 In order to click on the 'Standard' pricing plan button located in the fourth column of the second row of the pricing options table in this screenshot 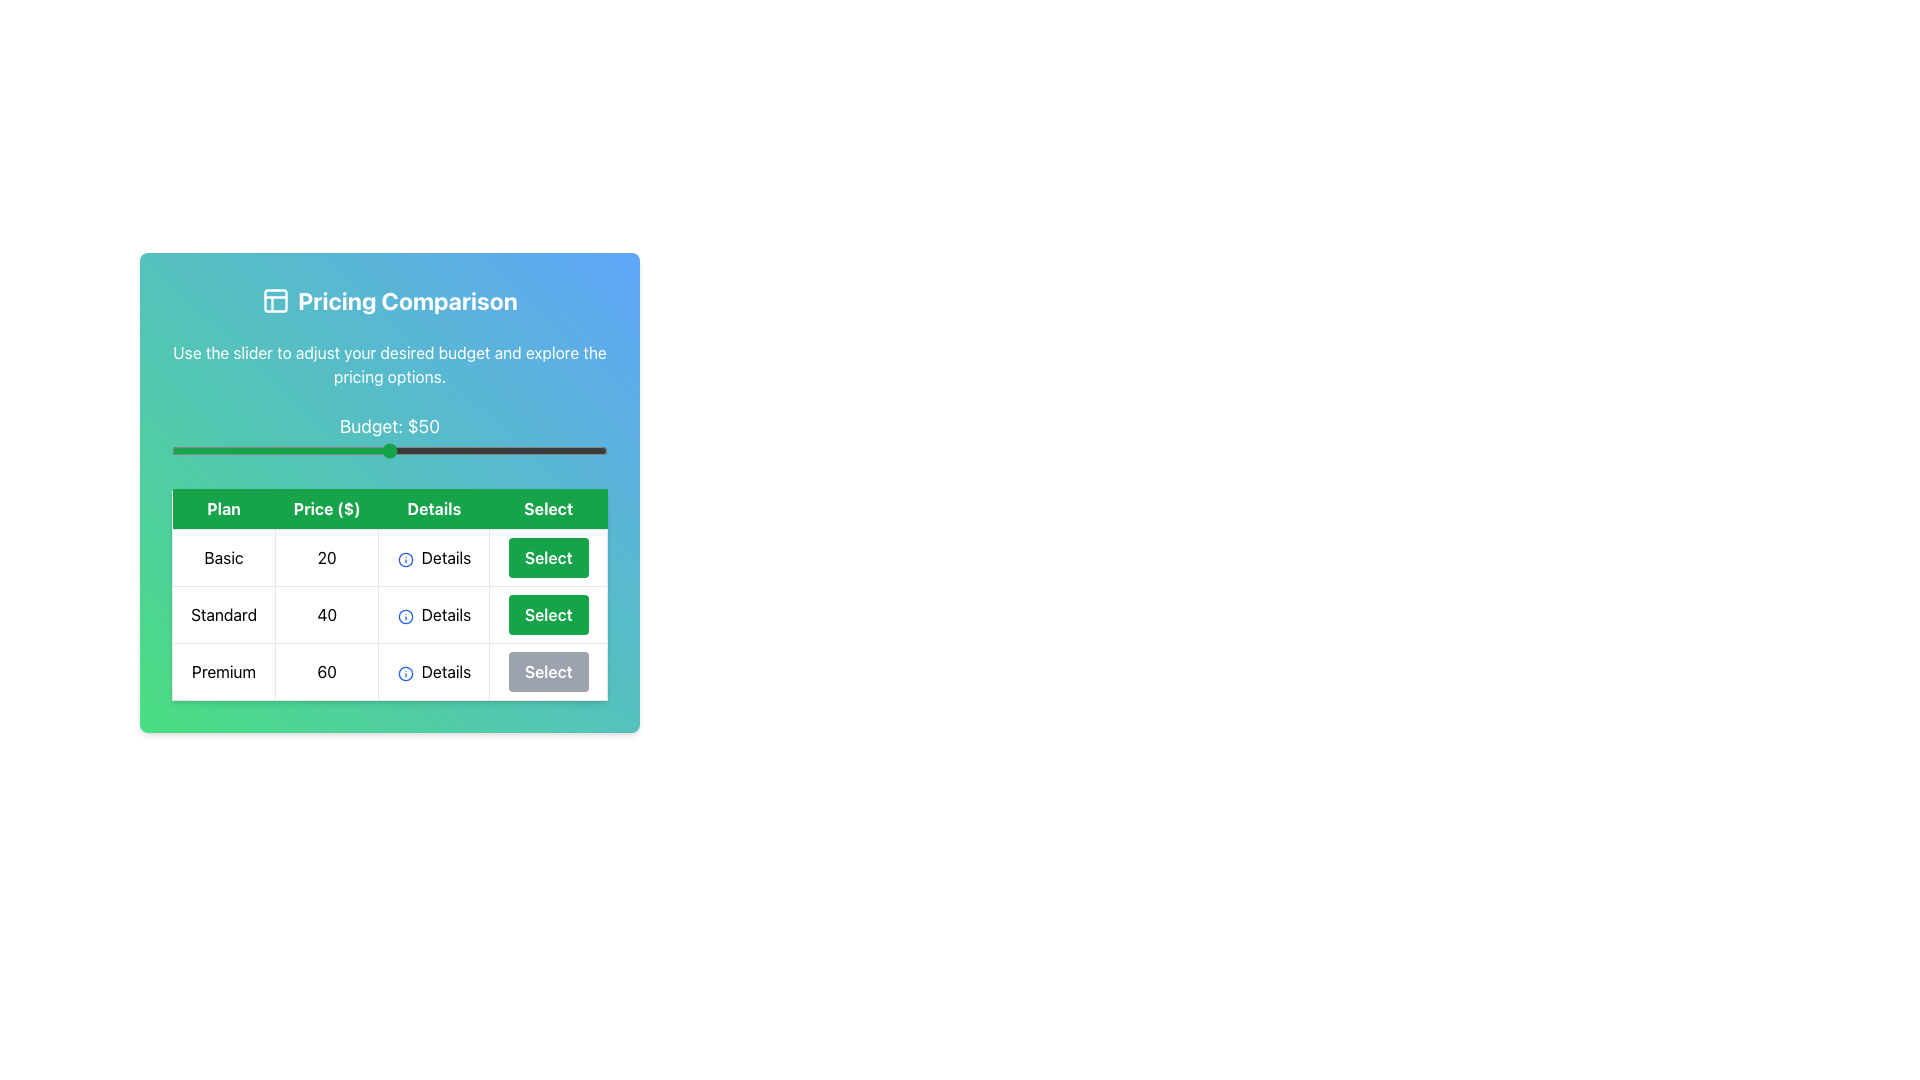, I will do `click(548, 613)`.